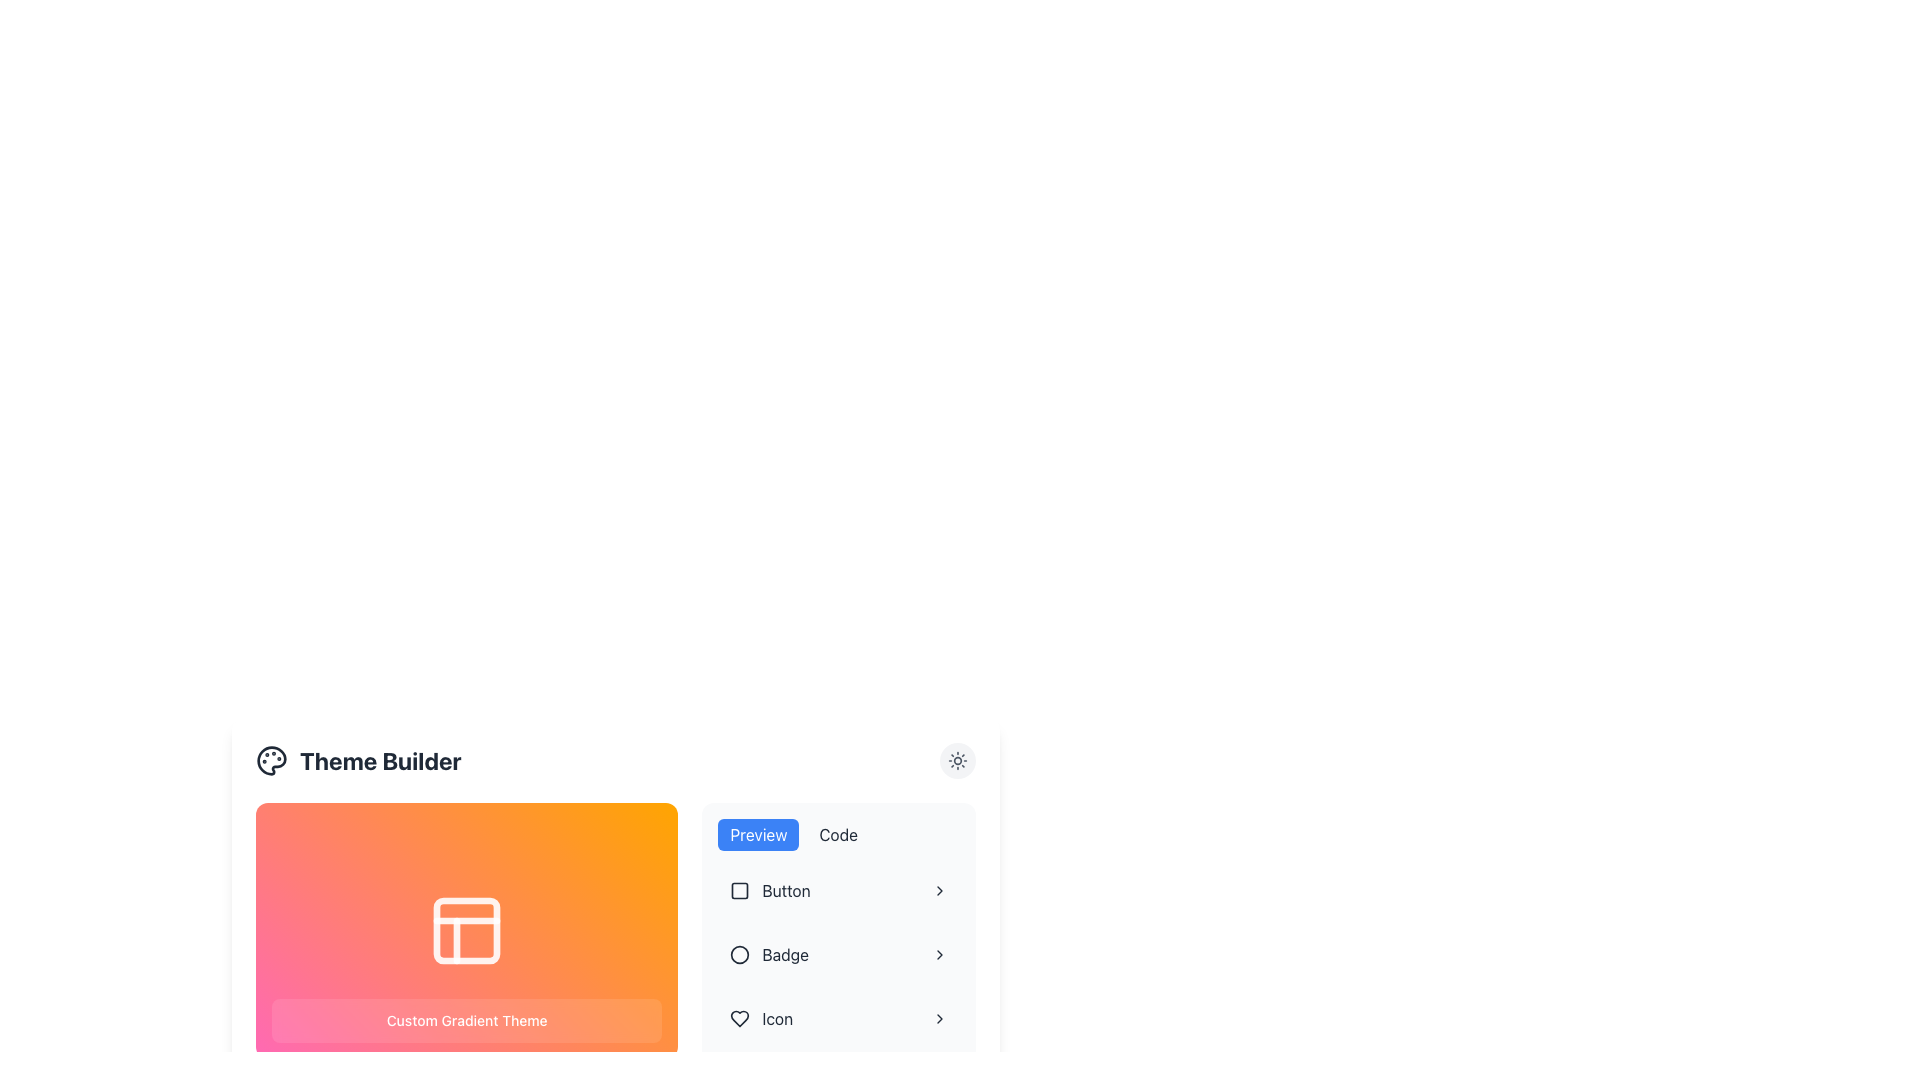 The image size is (1920, 1080). I want to click on the text label displaying 'Badge', so click(784, 954).